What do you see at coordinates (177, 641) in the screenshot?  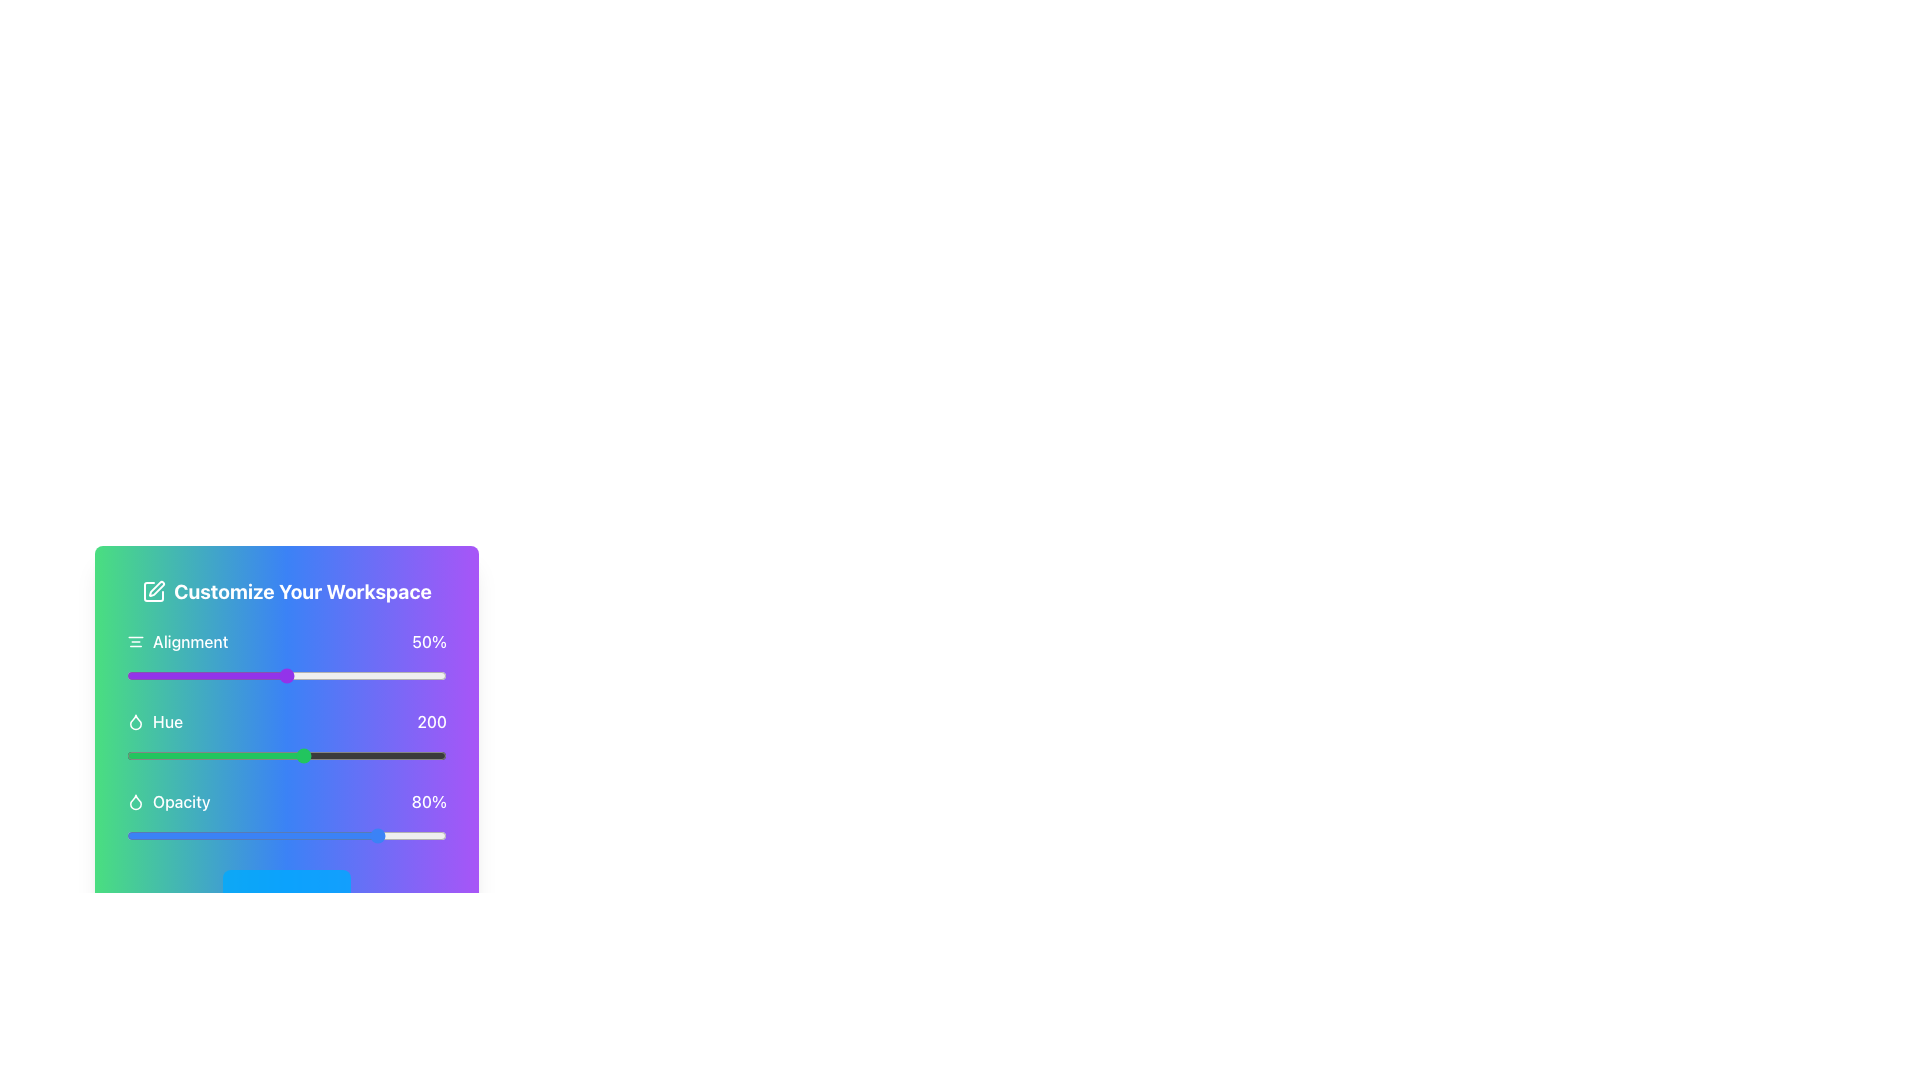 I see `the label indicating the text alignment feature located in the 'Customize Your Workspace' section, positioned to the left of the slider displaying '50%'` at bounding box center [177, 641].